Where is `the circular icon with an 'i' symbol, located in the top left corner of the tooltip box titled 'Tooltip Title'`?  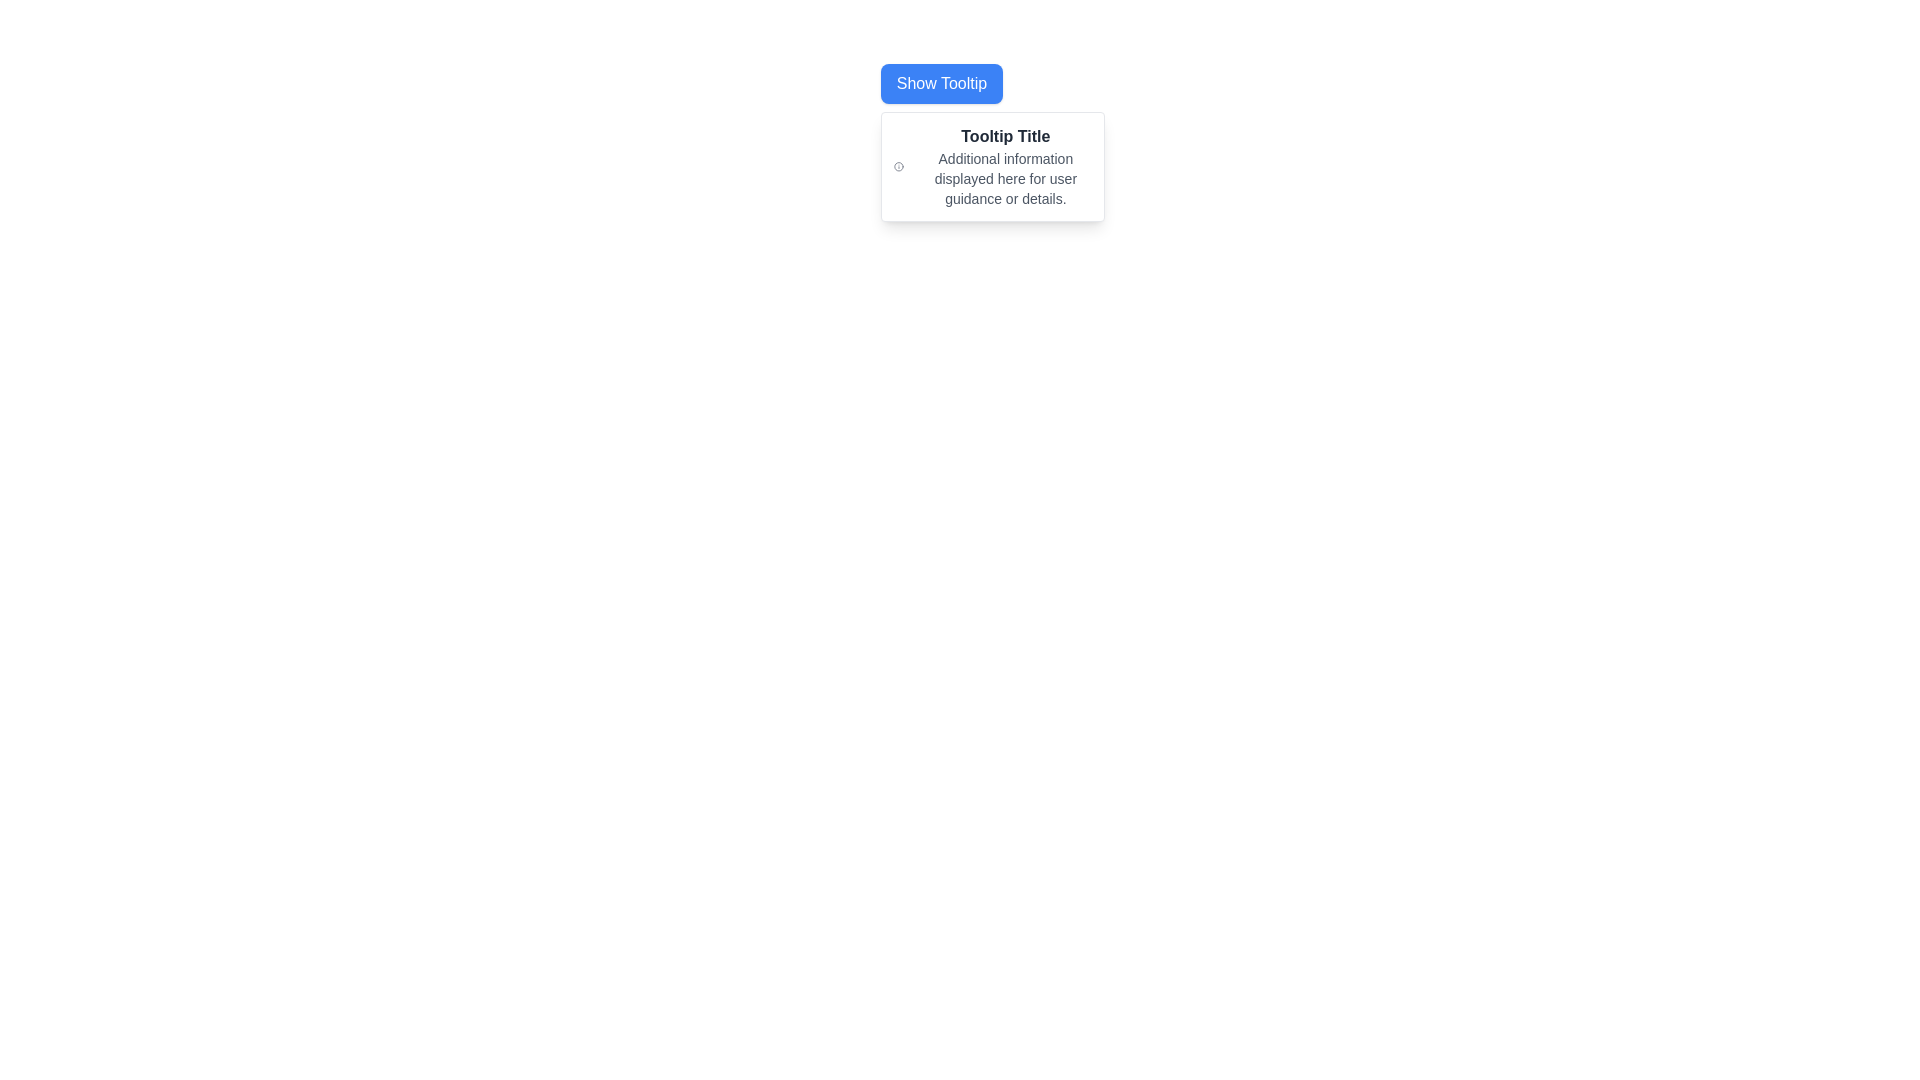
the circular icon with an 'i' symbol, located in the top left corner of the tooltip box titled 'Tooltip Title' is located at coordinates (897, 165).